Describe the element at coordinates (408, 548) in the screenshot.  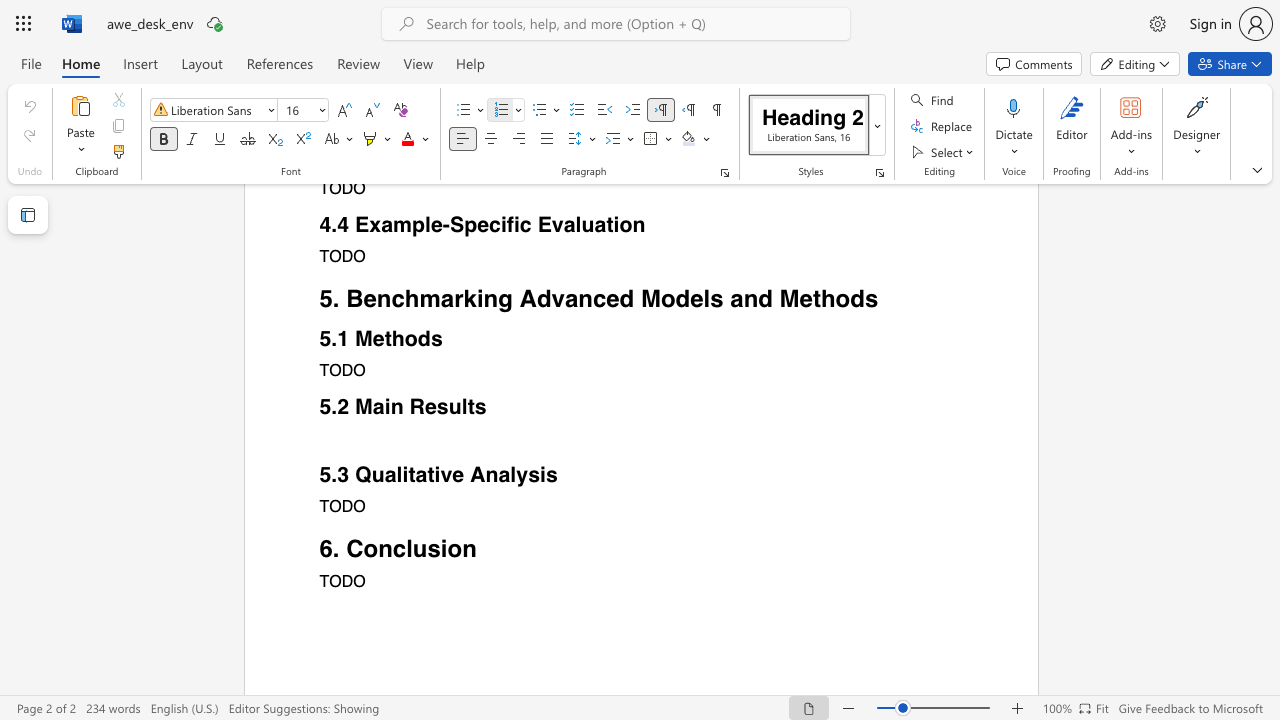
I see `the 1th character "l" in the text` at that location.